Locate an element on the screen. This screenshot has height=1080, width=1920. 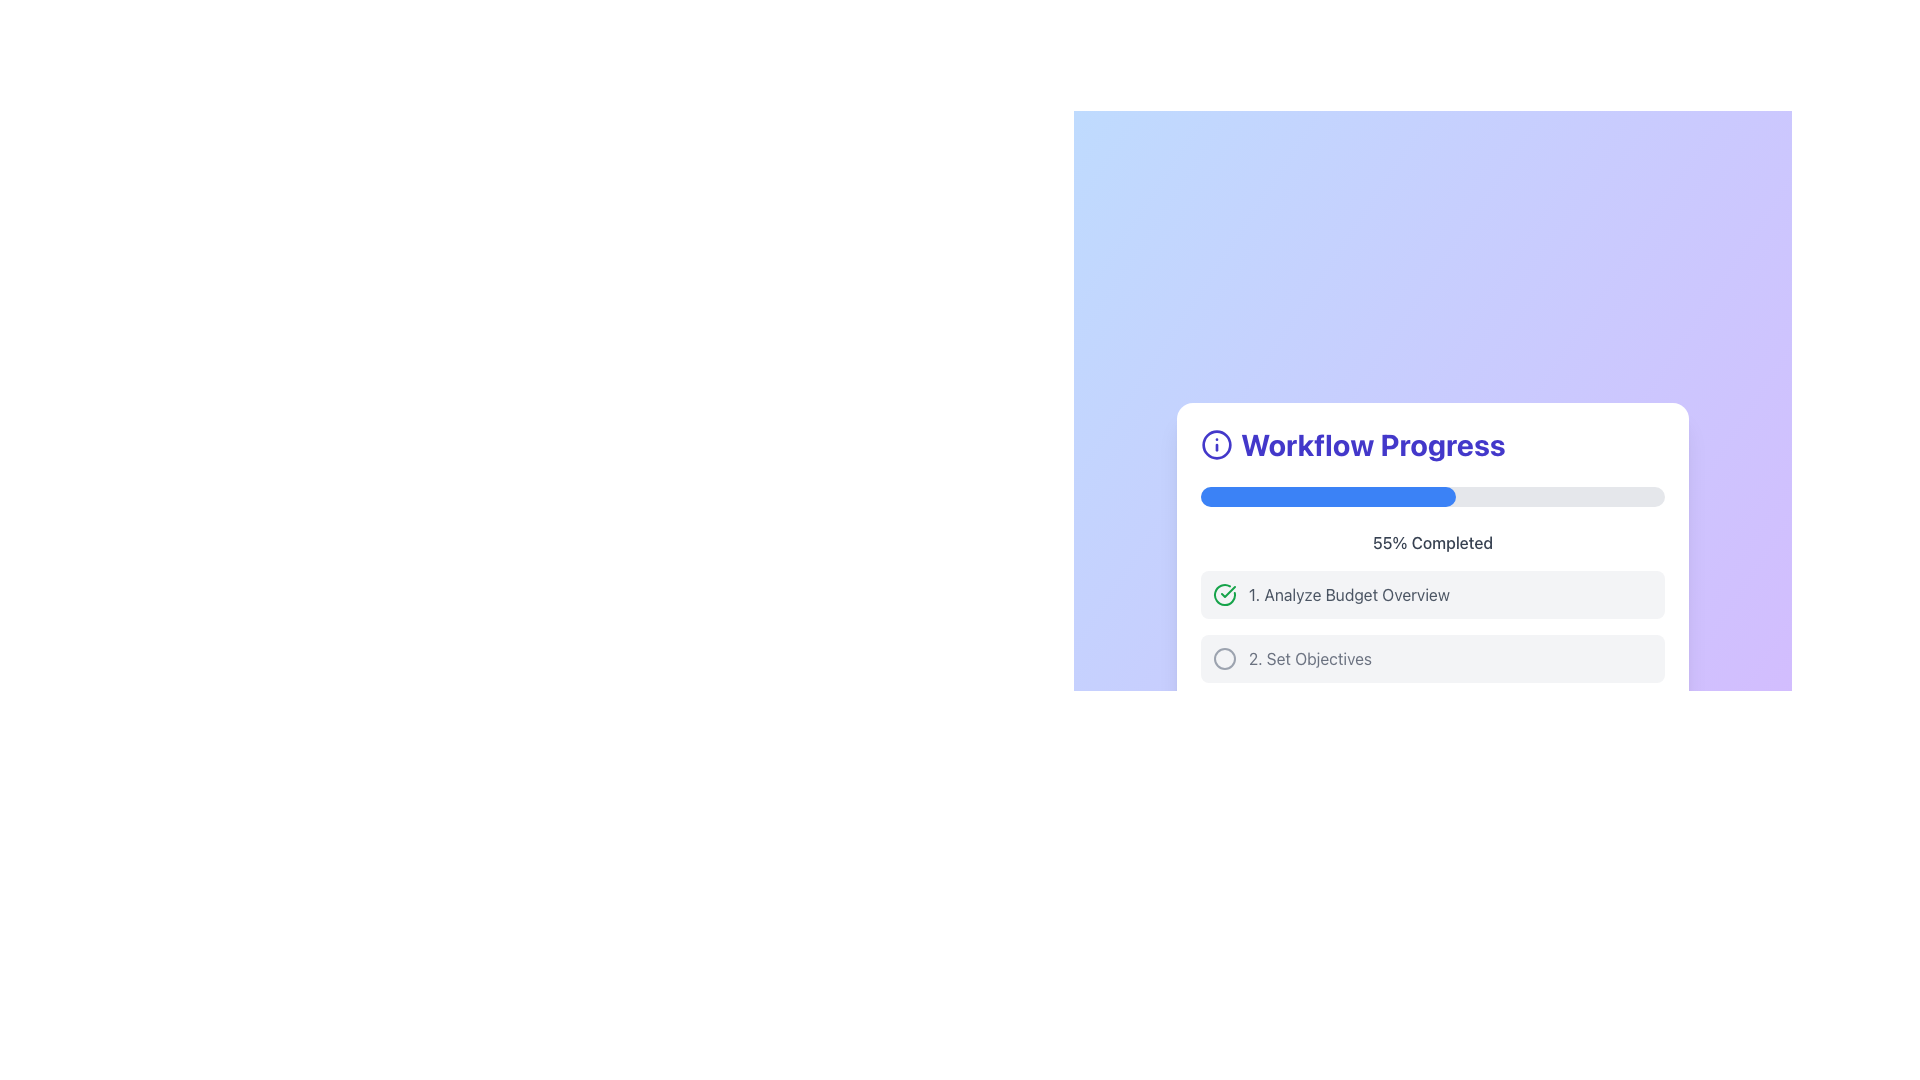
the circular icon styled as an empty circle with a thin gray outline, which represents the task progress marker for '2. Set Objectives' is located at coordinates (1223, 659).